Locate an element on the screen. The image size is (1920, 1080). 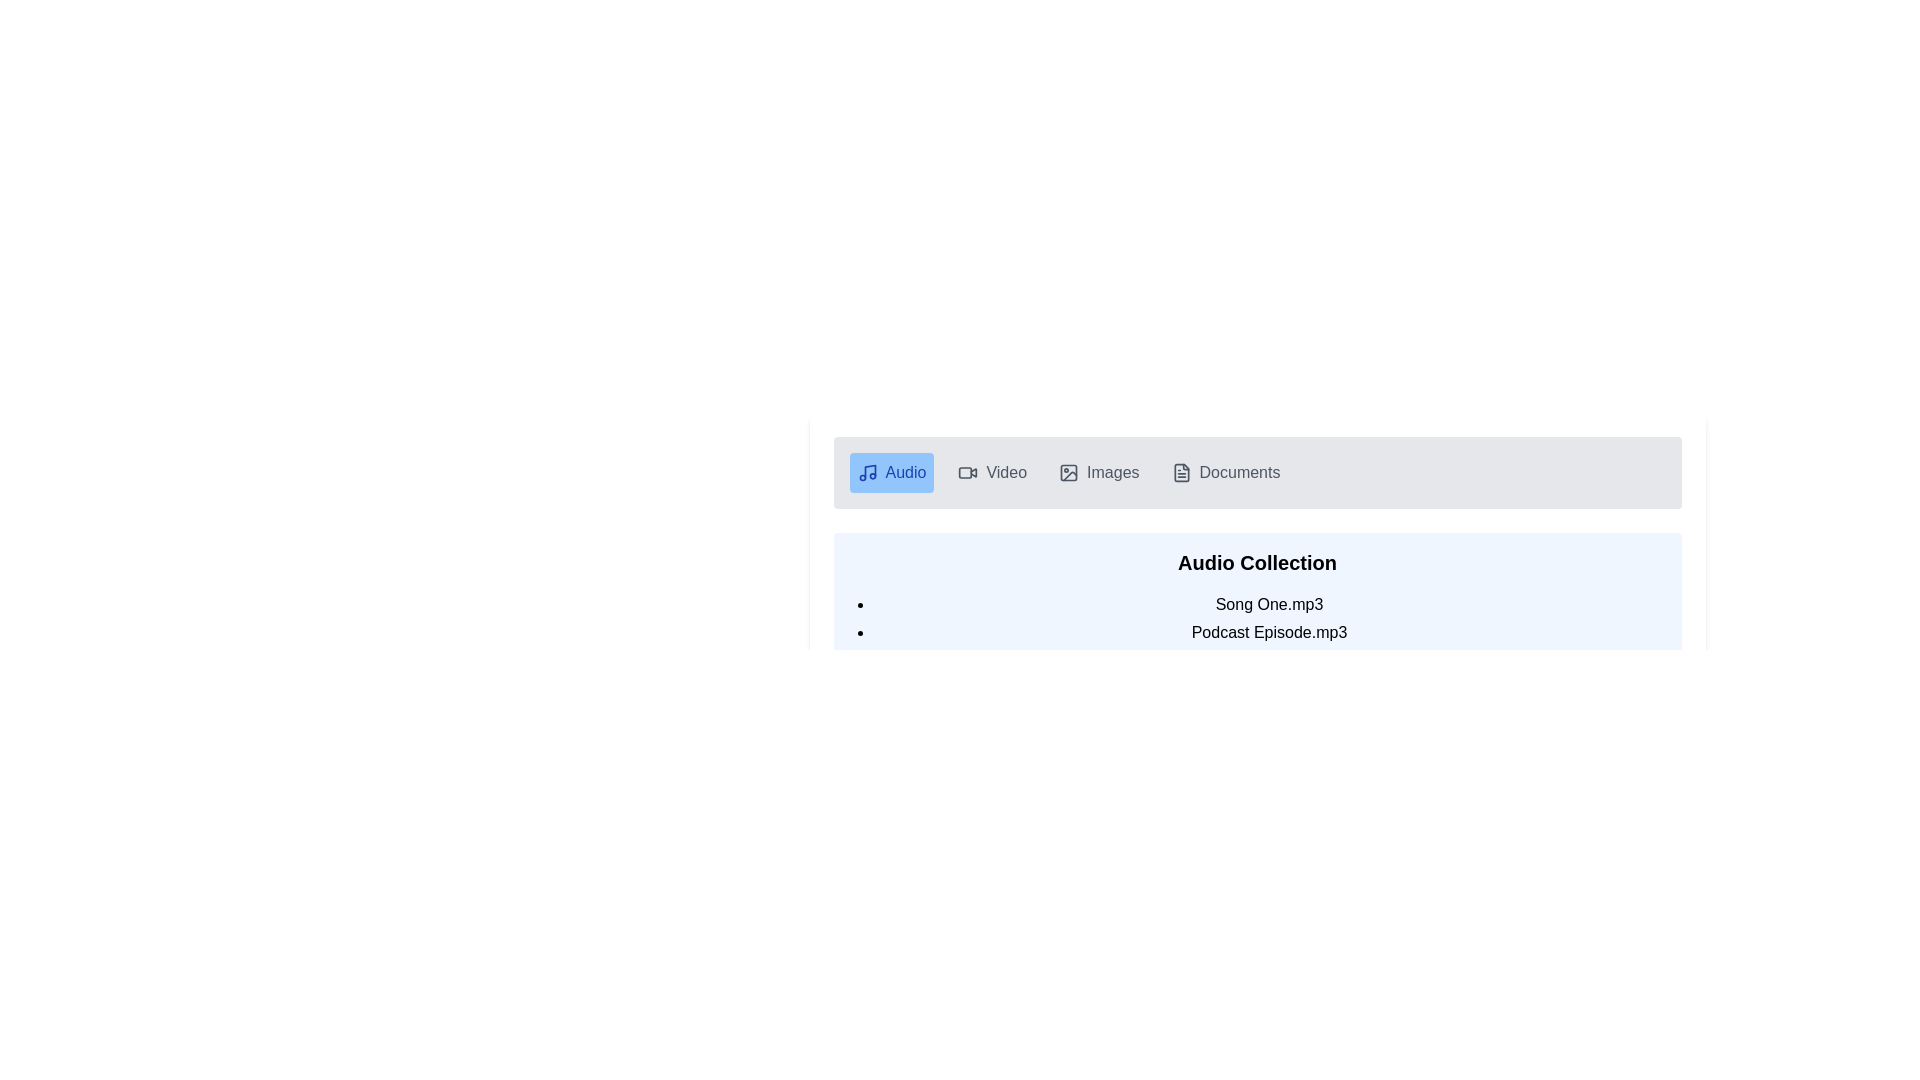
the 'Images' button, which is the third button in a row of four buttons is located at coordinates (1098, 473).